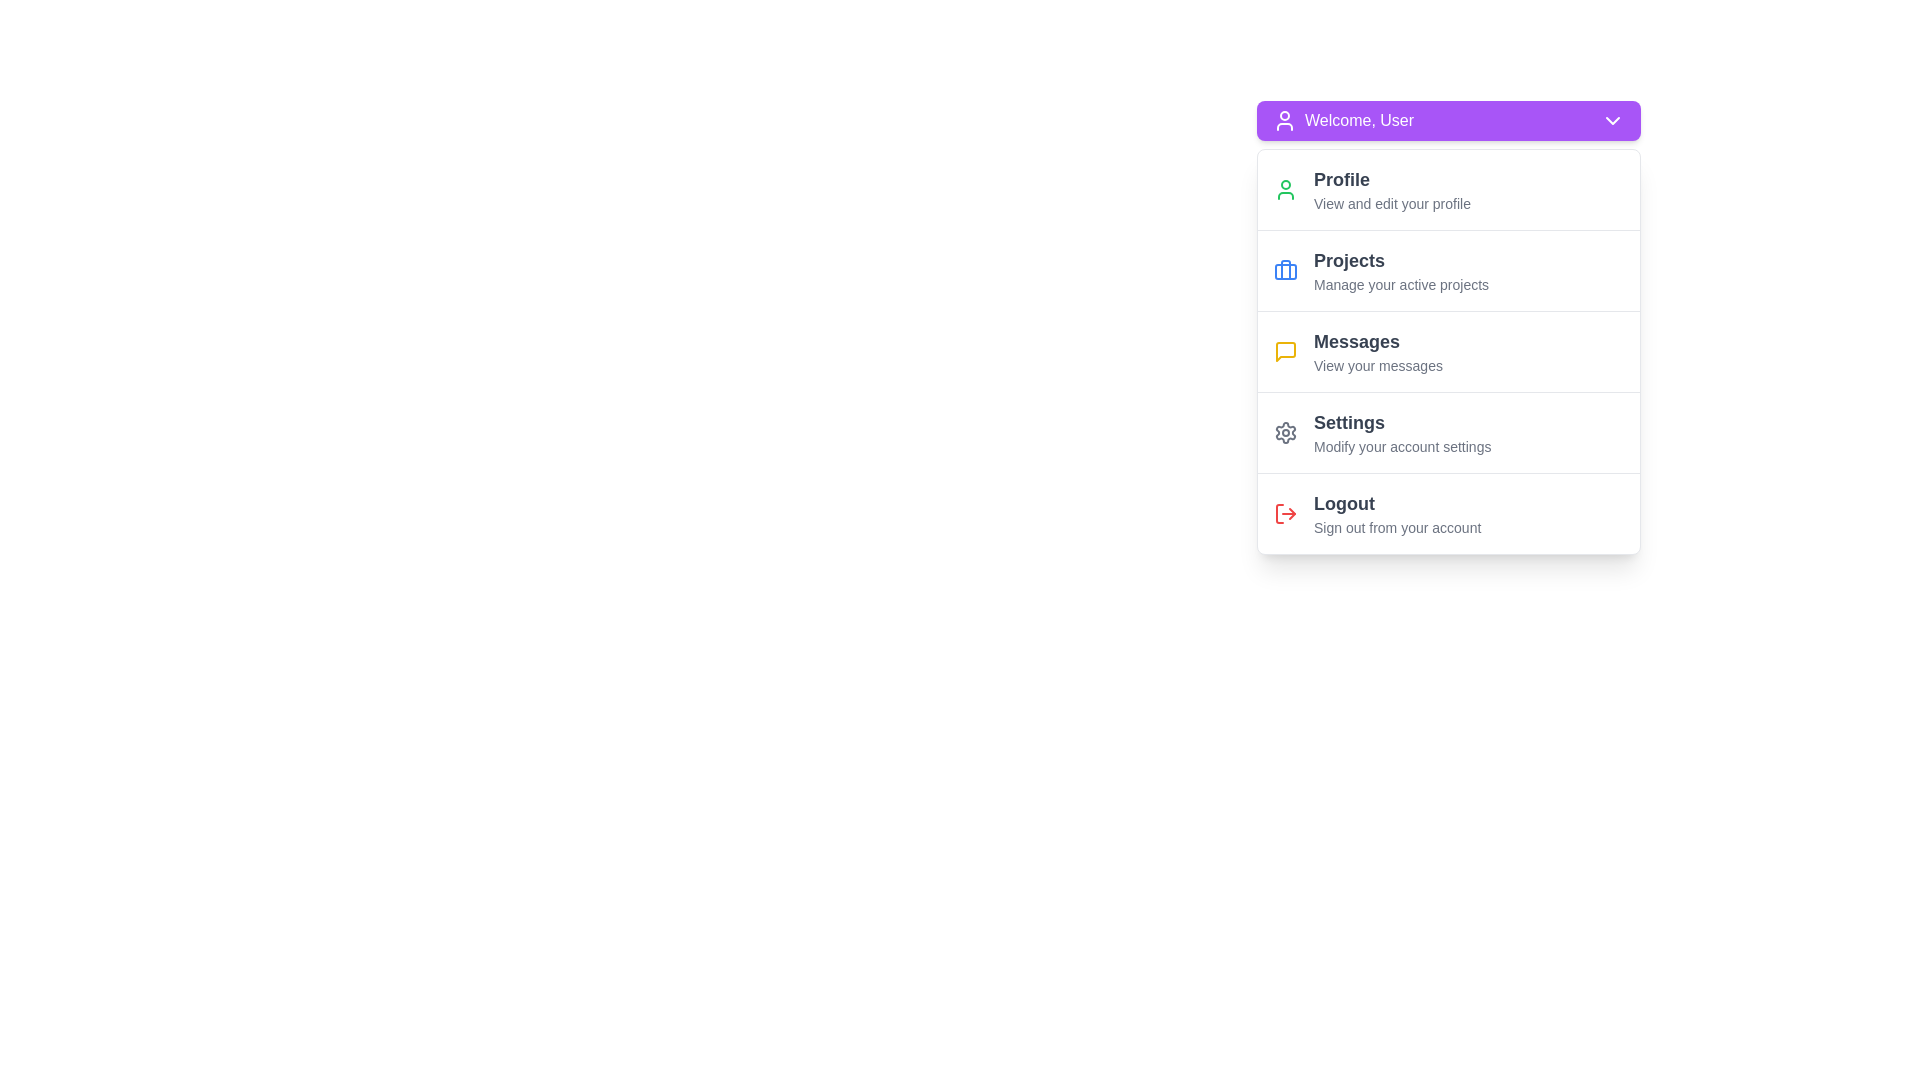  What do you see at coordinates (1612, 120) in the screenshot?
I see `the chevron icon located on the right side of the purple header, following the text 'Welcome, User'` at bounding box center [1612, 120].